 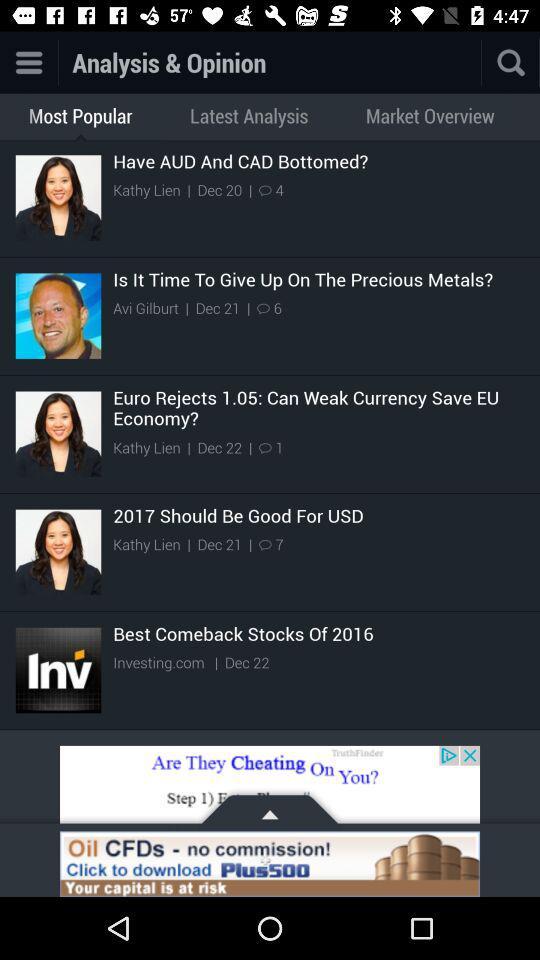 I want to click on search box, so click(x=480, y=62).